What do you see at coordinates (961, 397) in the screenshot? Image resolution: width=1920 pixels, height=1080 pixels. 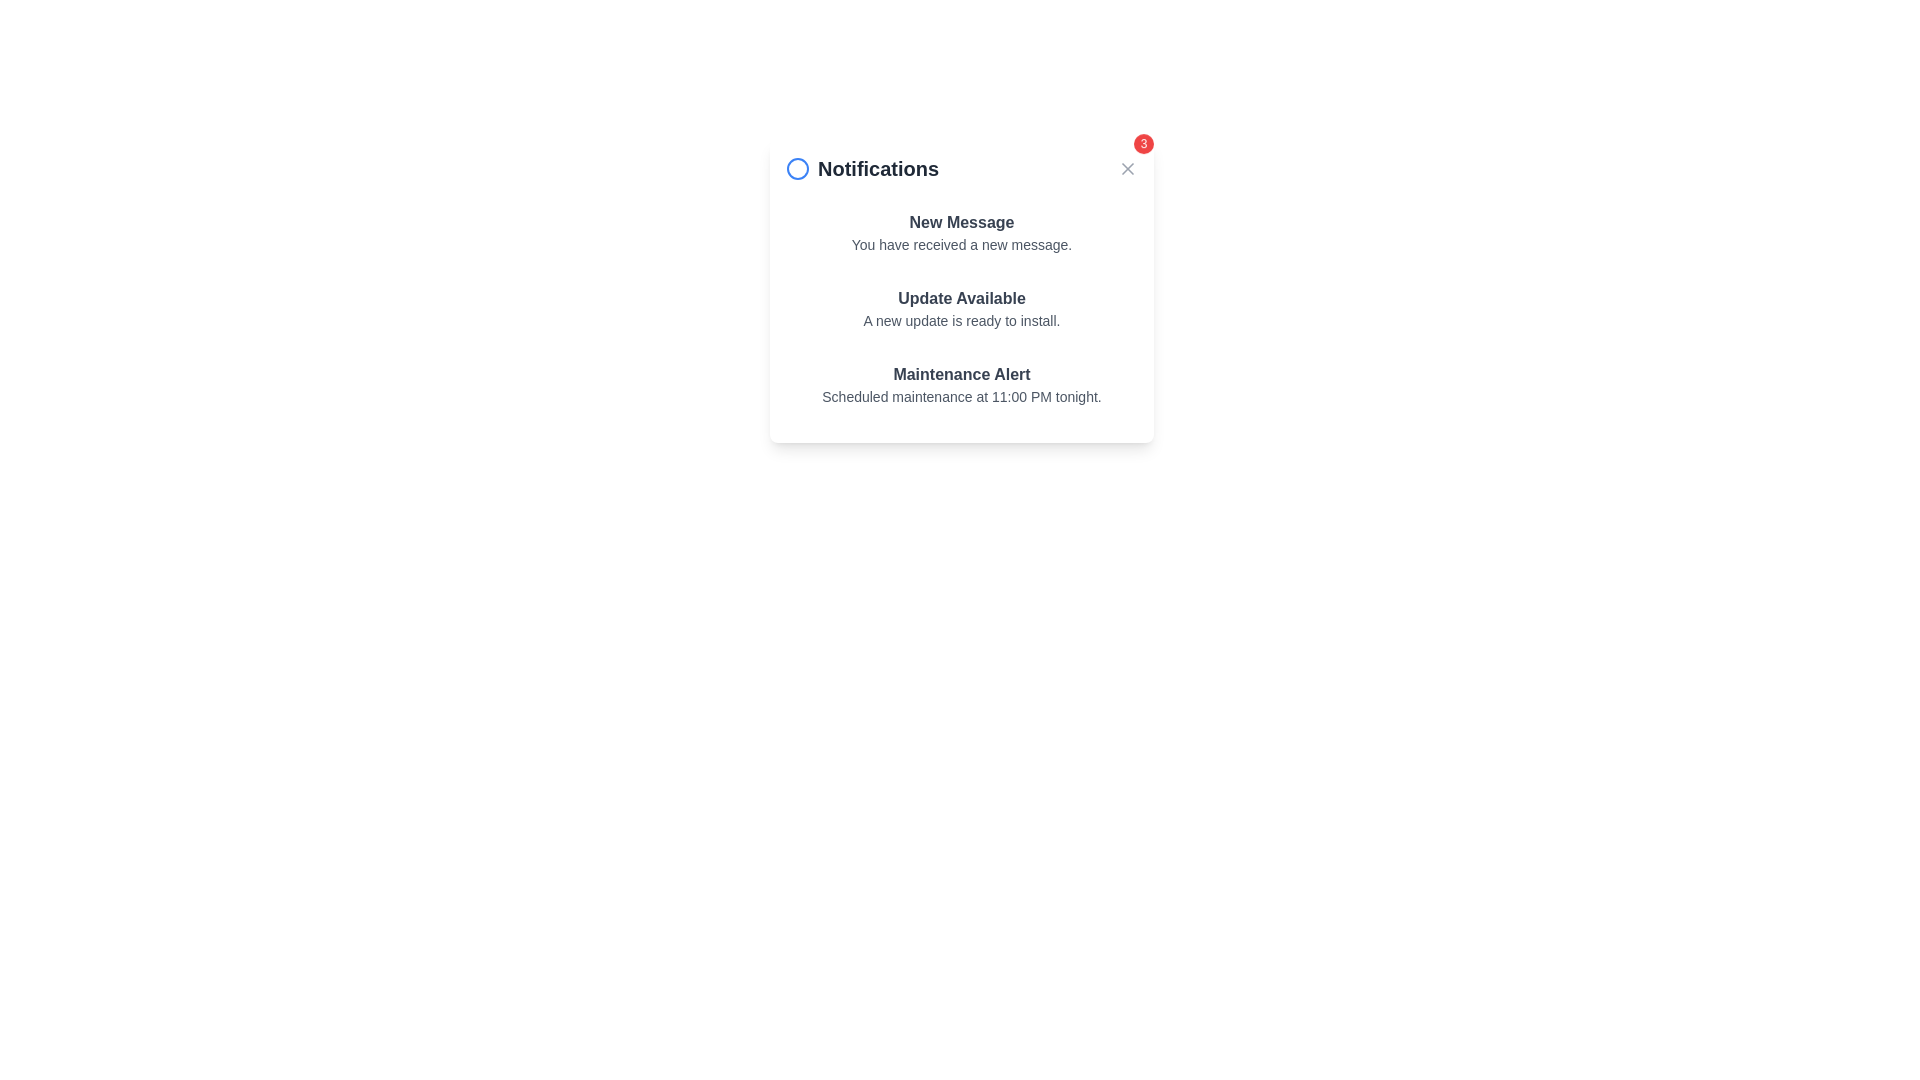 I see `information displayed in the text label that states 'Scheduled maintenance at 11:00 PM tonight.' located within the 'Maintenance Alert' notification card` at bounding box center [961, 397].